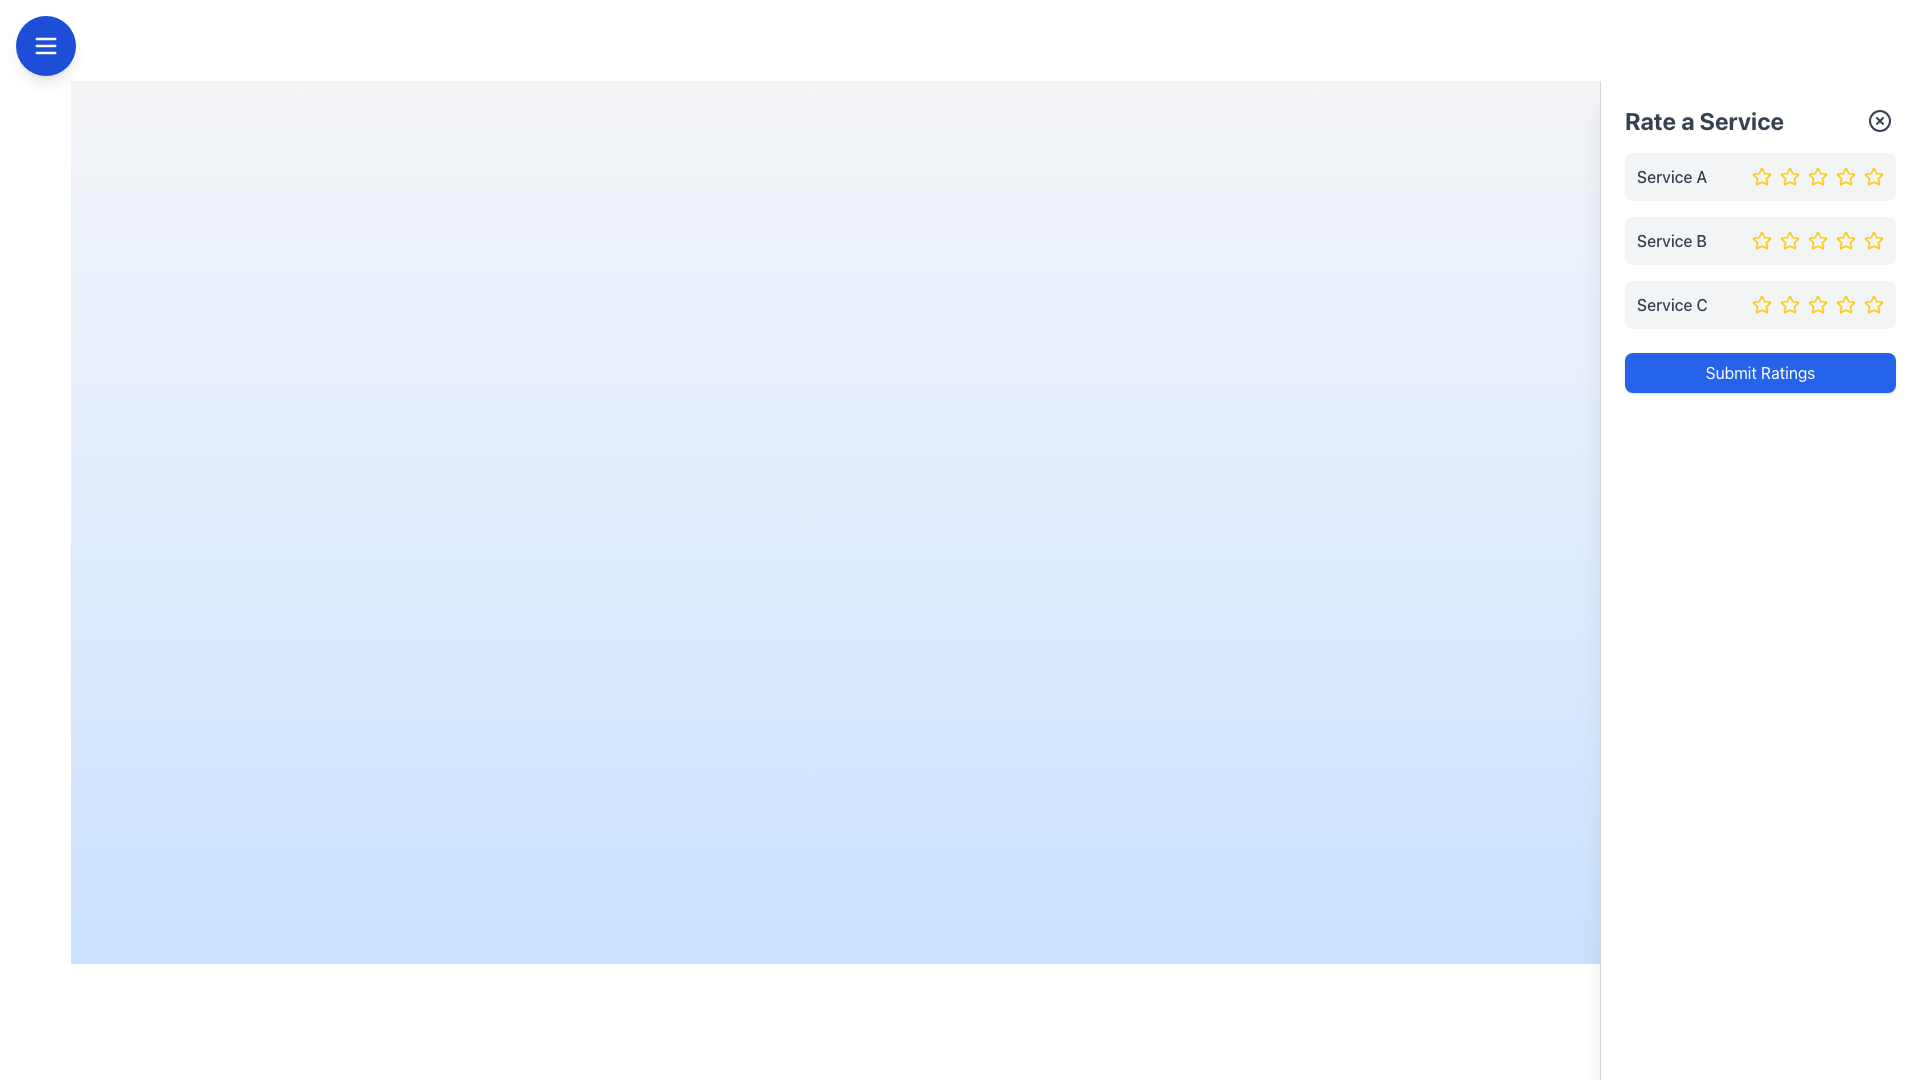  Describe the element at coordinates (1872, 175) in the screenshot. I see `the rightmost yellow star-shaped Rating Star Icon in the star rating system for 'Service A'` at that location.